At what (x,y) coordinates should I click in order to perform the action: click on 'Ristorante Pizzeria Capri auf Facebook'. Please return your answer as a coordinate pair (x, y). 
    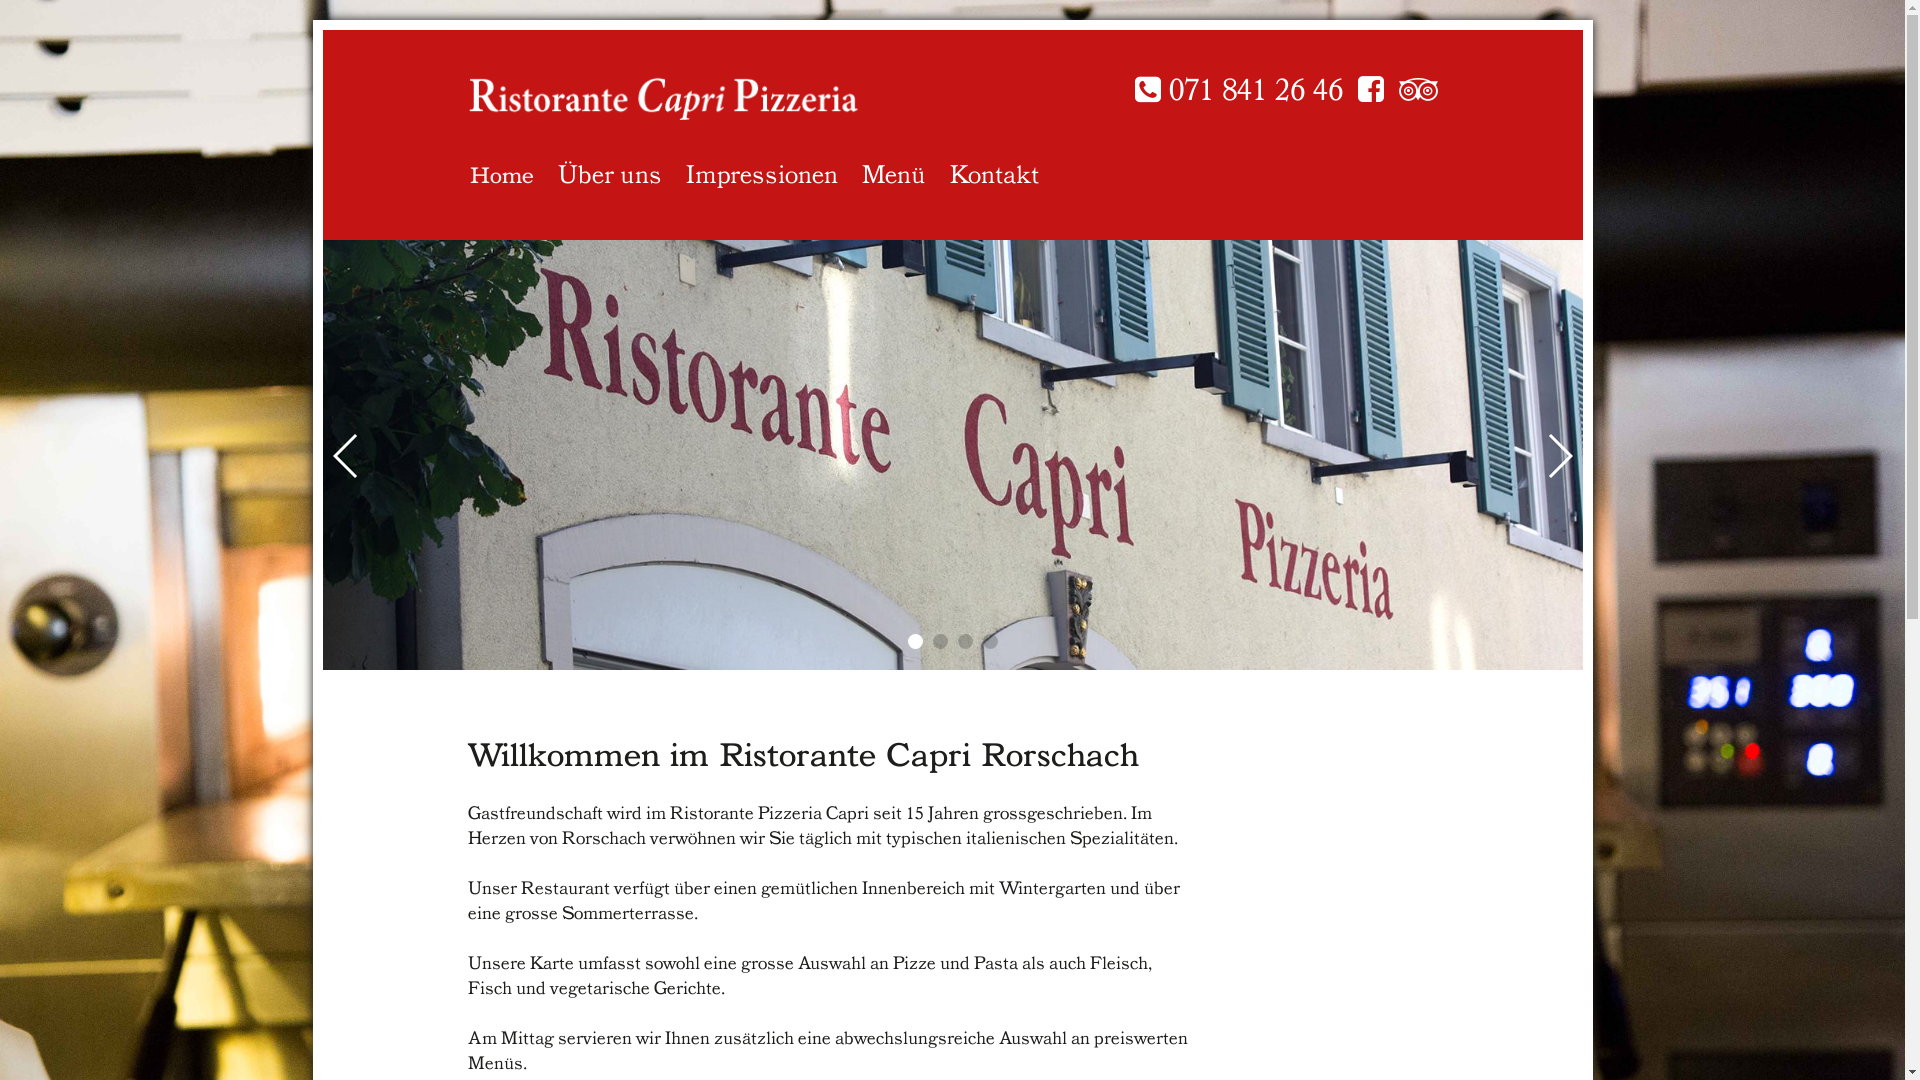
    Looking at the image, I should click on (1370, 88).